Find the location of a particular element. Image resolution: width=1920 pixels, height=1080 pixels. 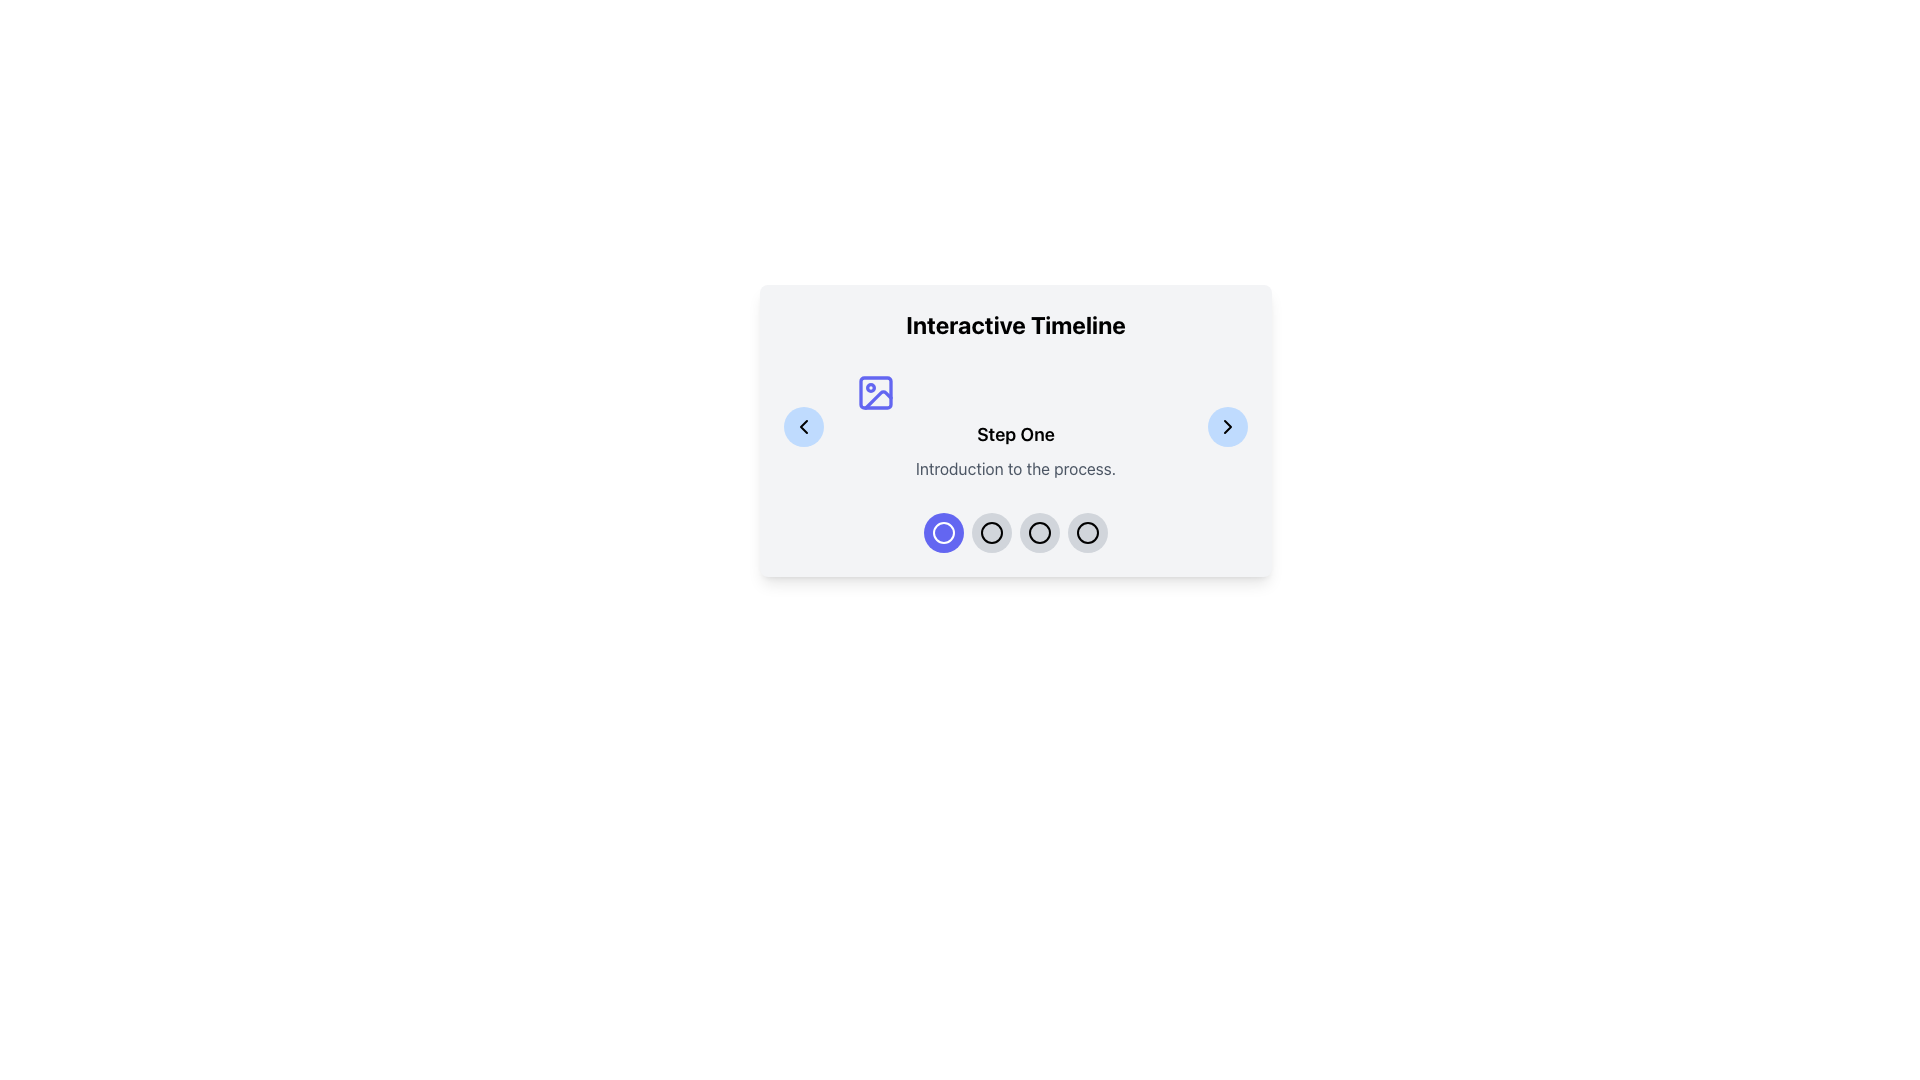

the navigation button located to the left of 'Step One' is located at coordinates (804, 426).